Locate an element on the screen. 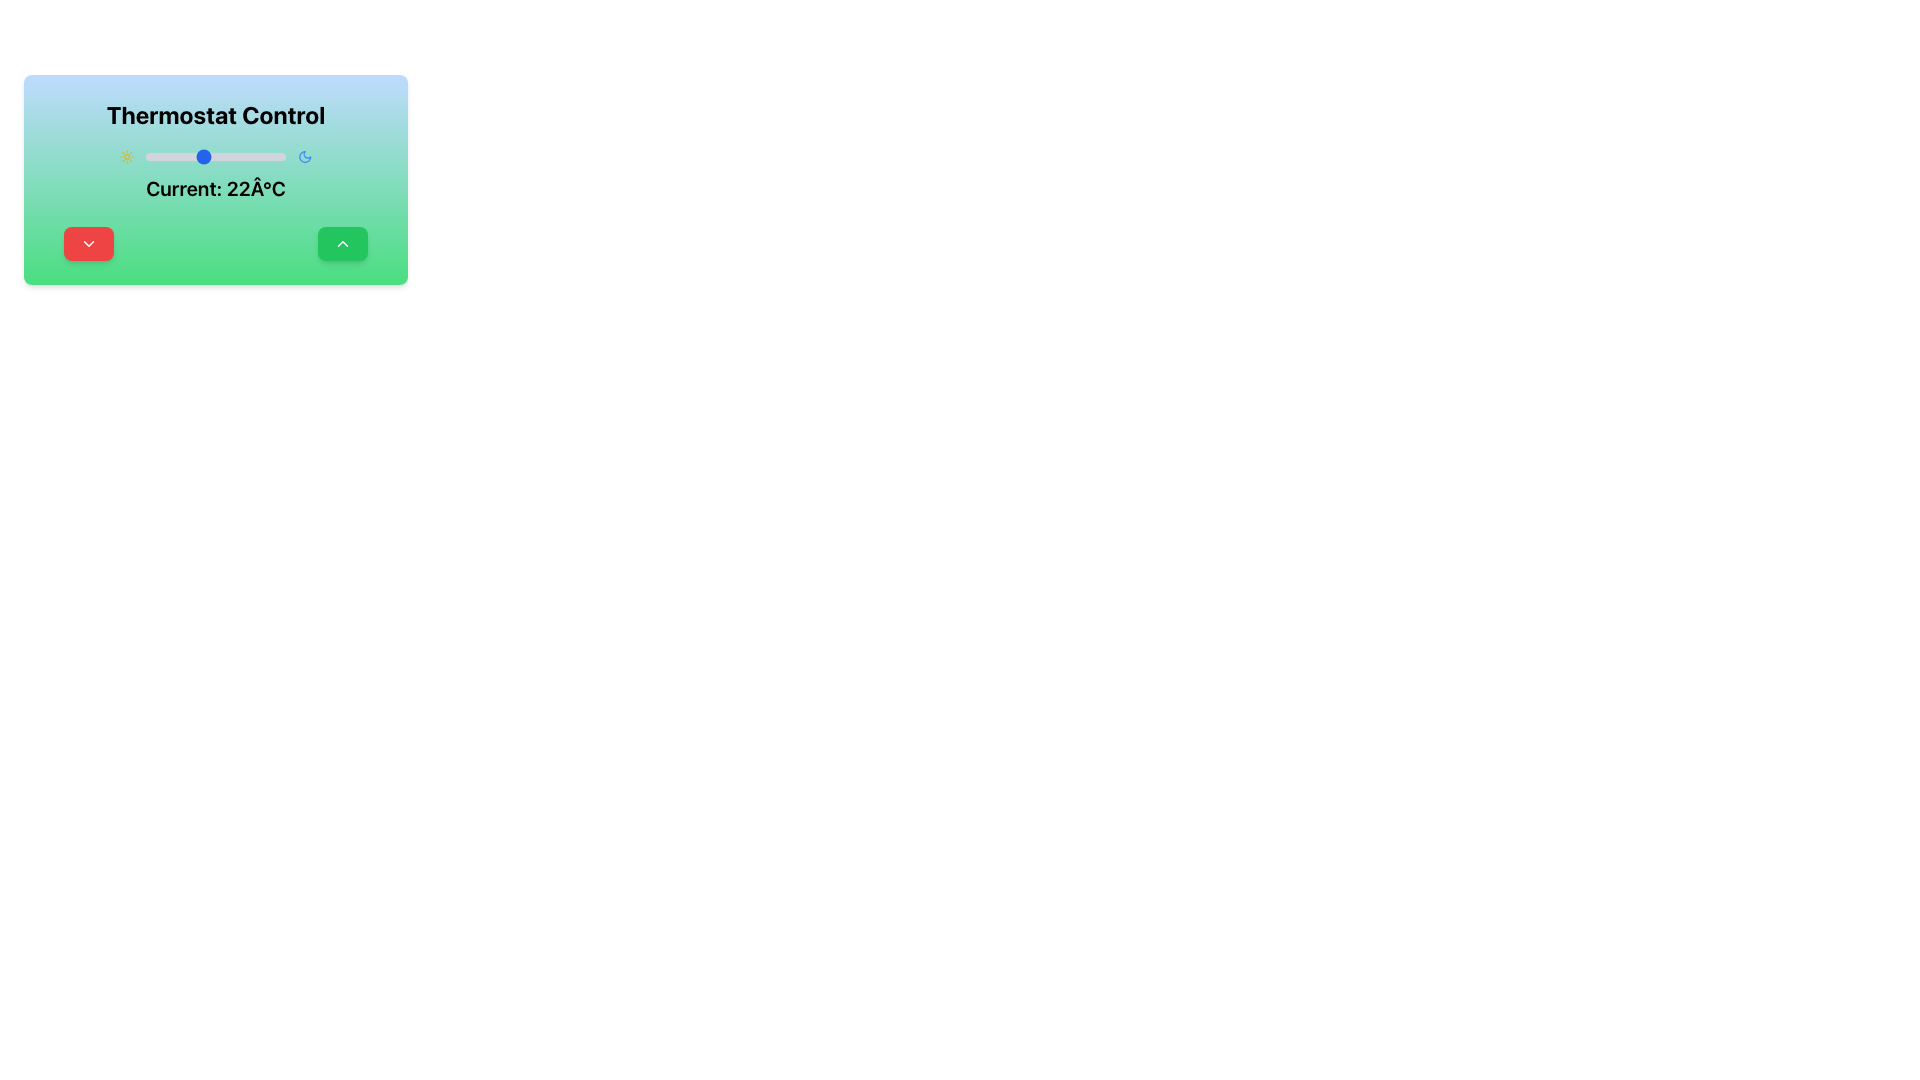 This screenshot has height=1080, width=1920. temperature is located at coordinates (197, 156).